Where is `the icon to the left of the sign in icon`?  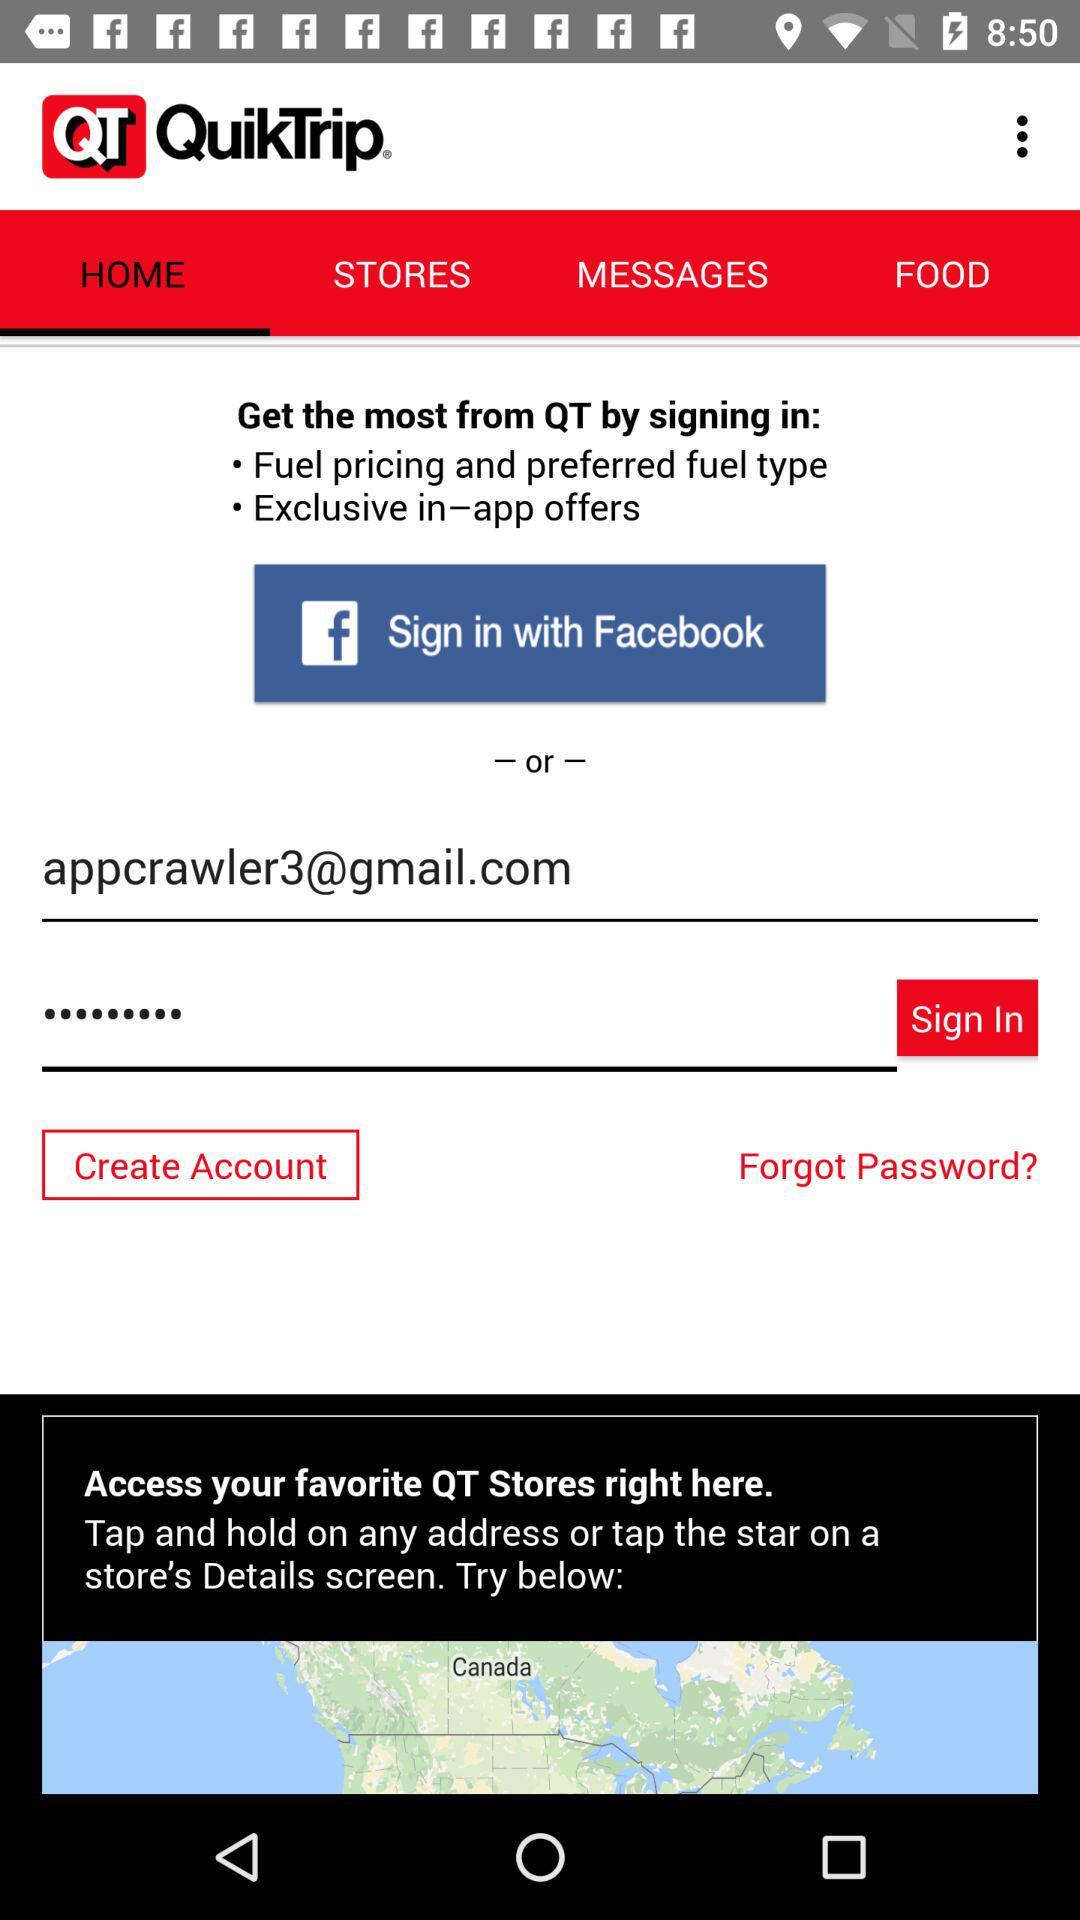 the icon to the left of the sign in icon is located at coordinates (469, 1024).